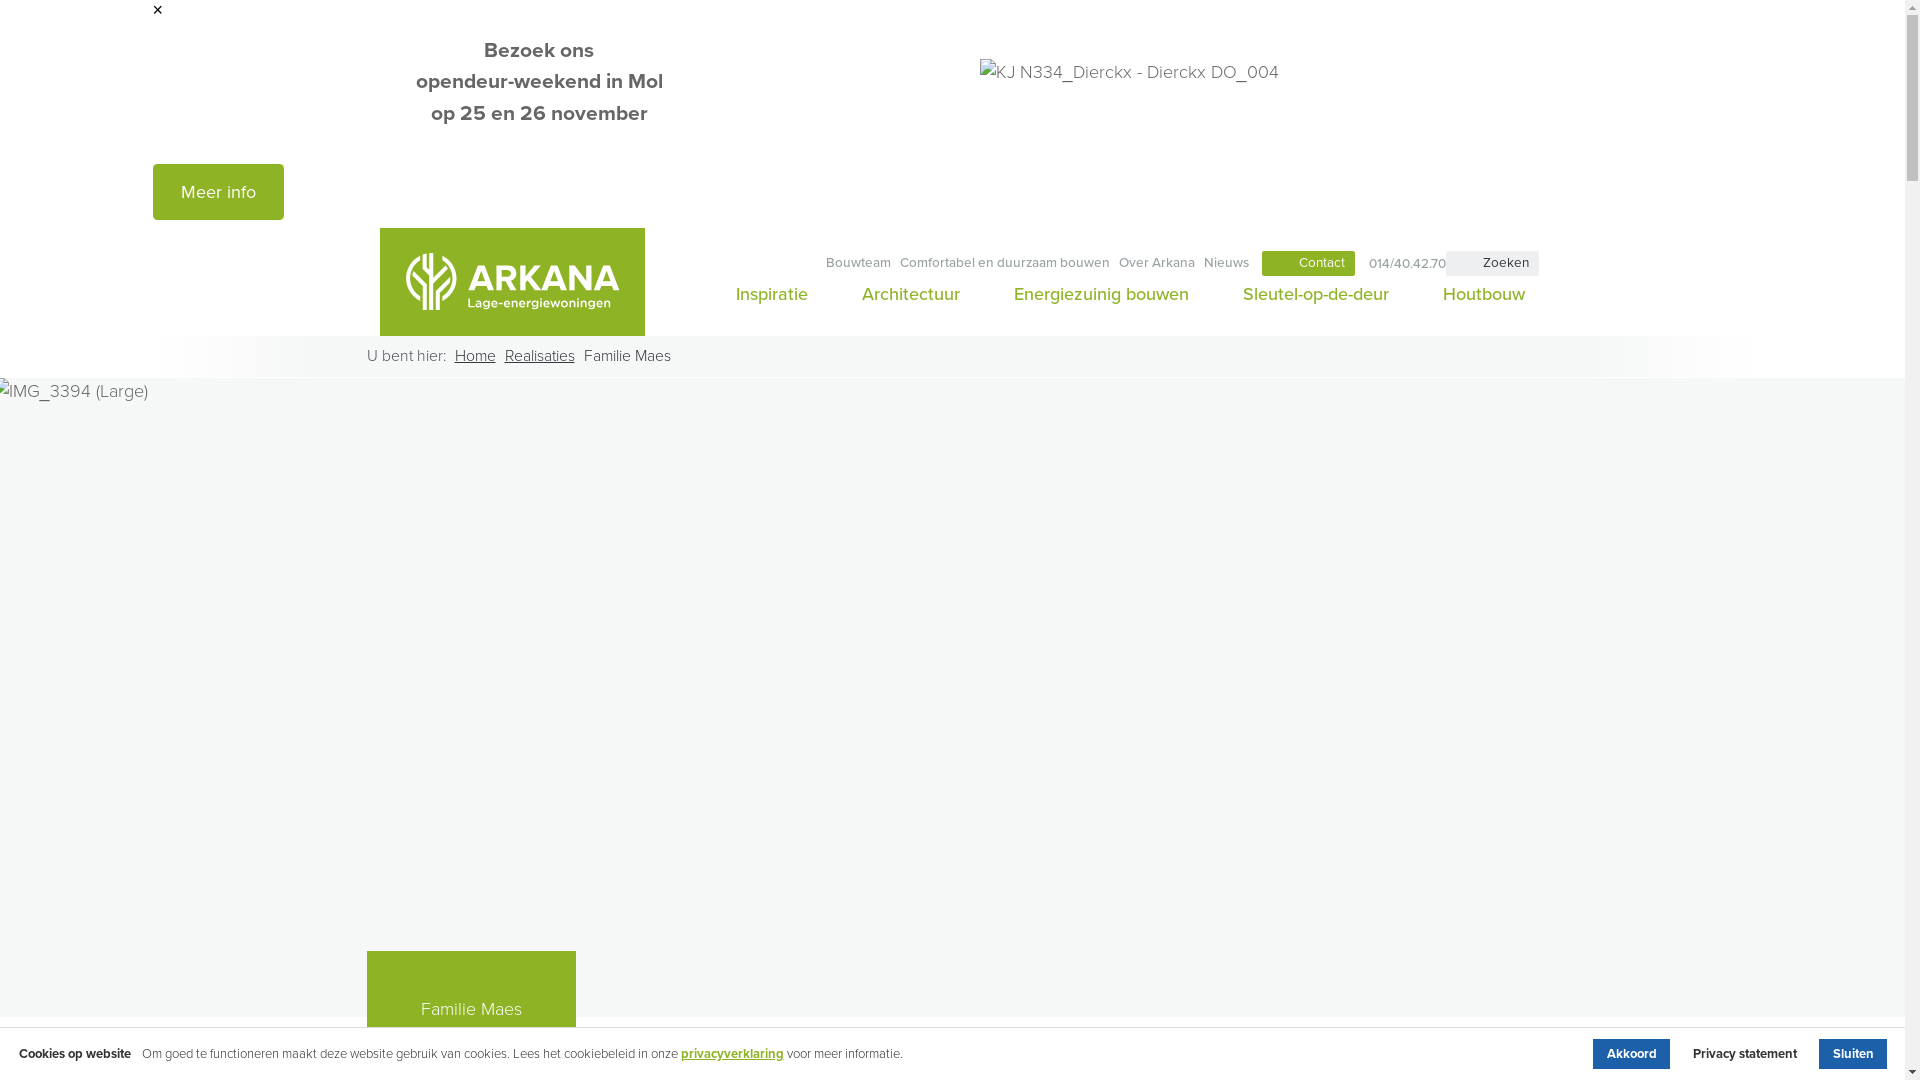 The height and width of the screenshot is (1080, 1920). I want to click on 'Akkoord', so click(1631, 1052).